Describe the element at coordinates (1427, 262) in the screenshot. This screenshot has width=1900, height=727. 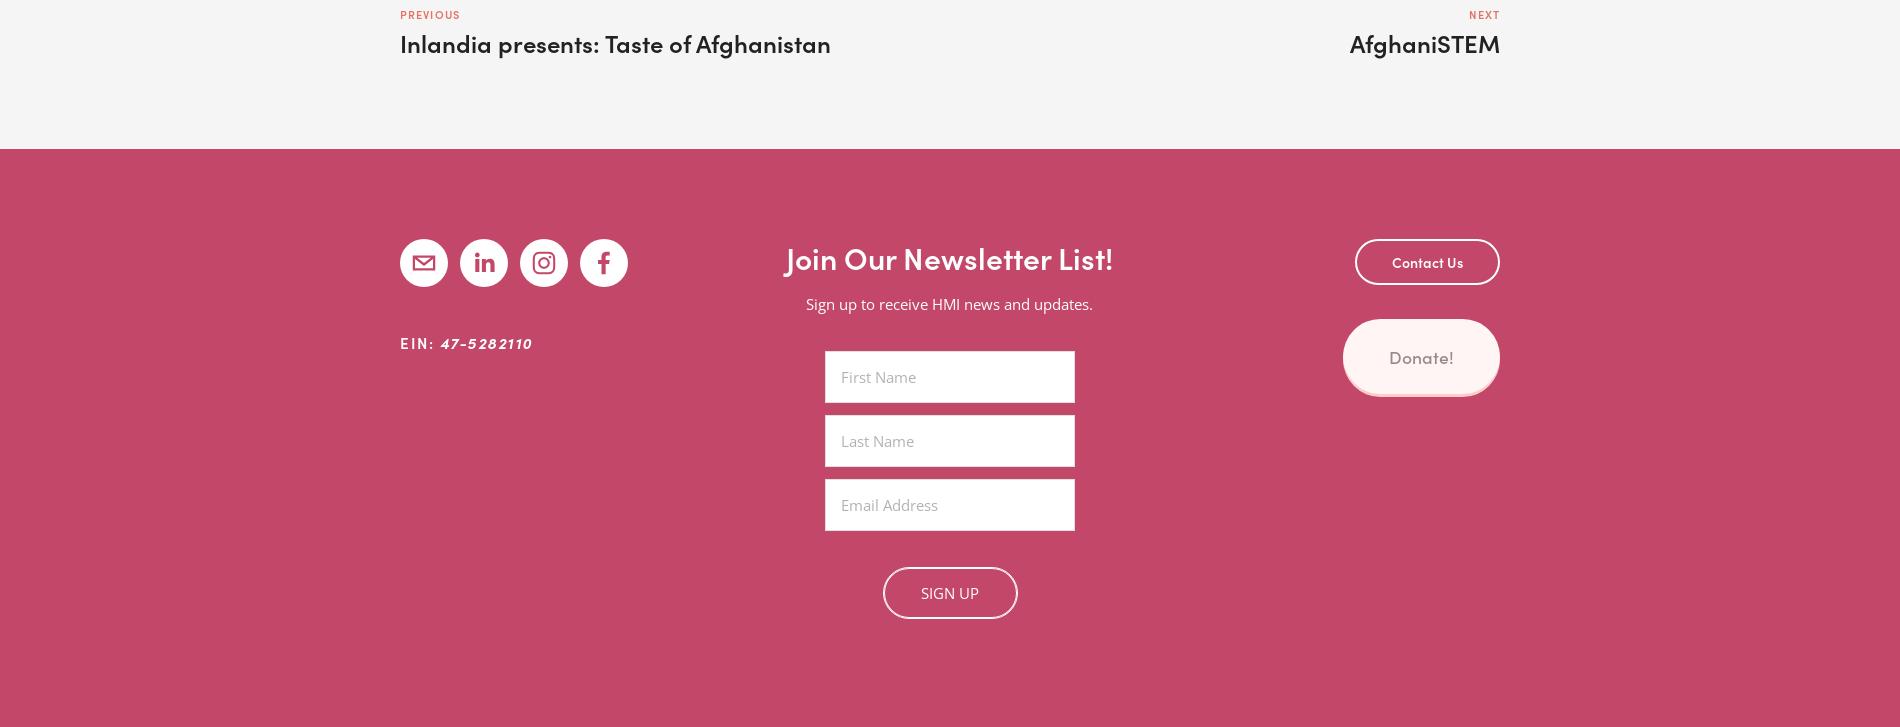
I see `'Contact Us'` at that location.